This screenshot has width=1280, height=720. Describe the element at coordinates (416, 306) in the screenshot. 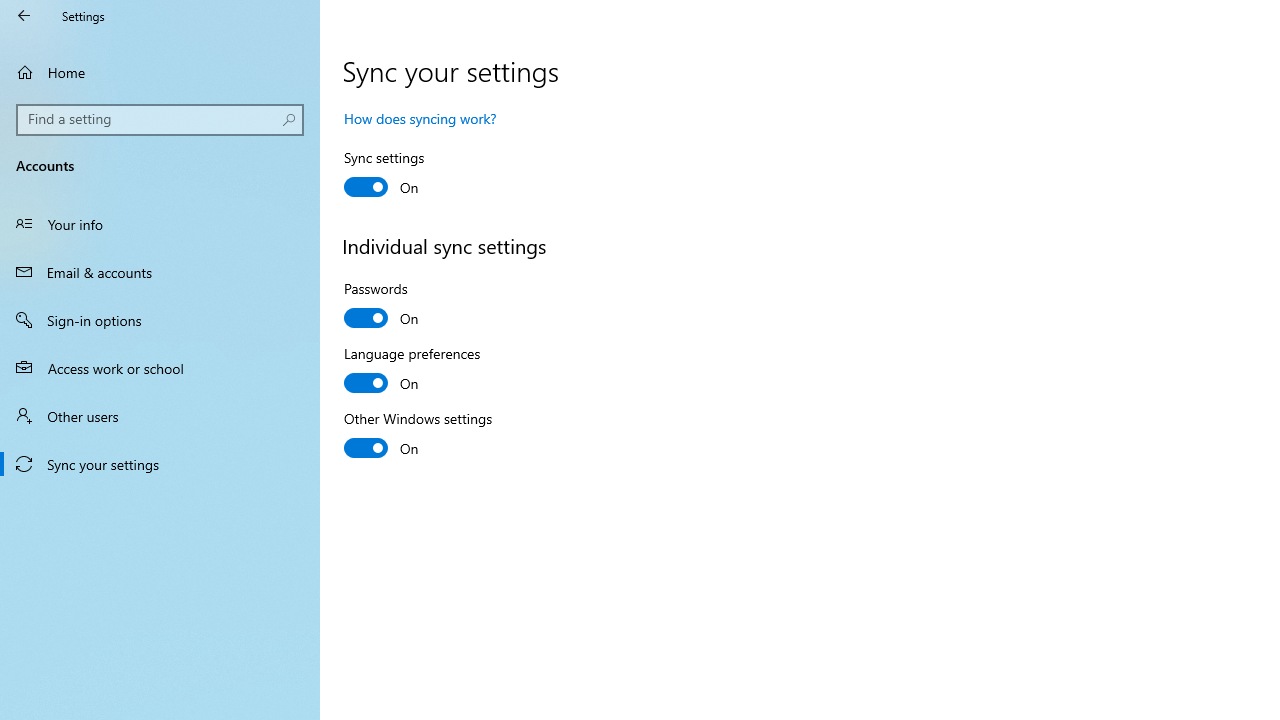

I see `'Passwords'` at that location.